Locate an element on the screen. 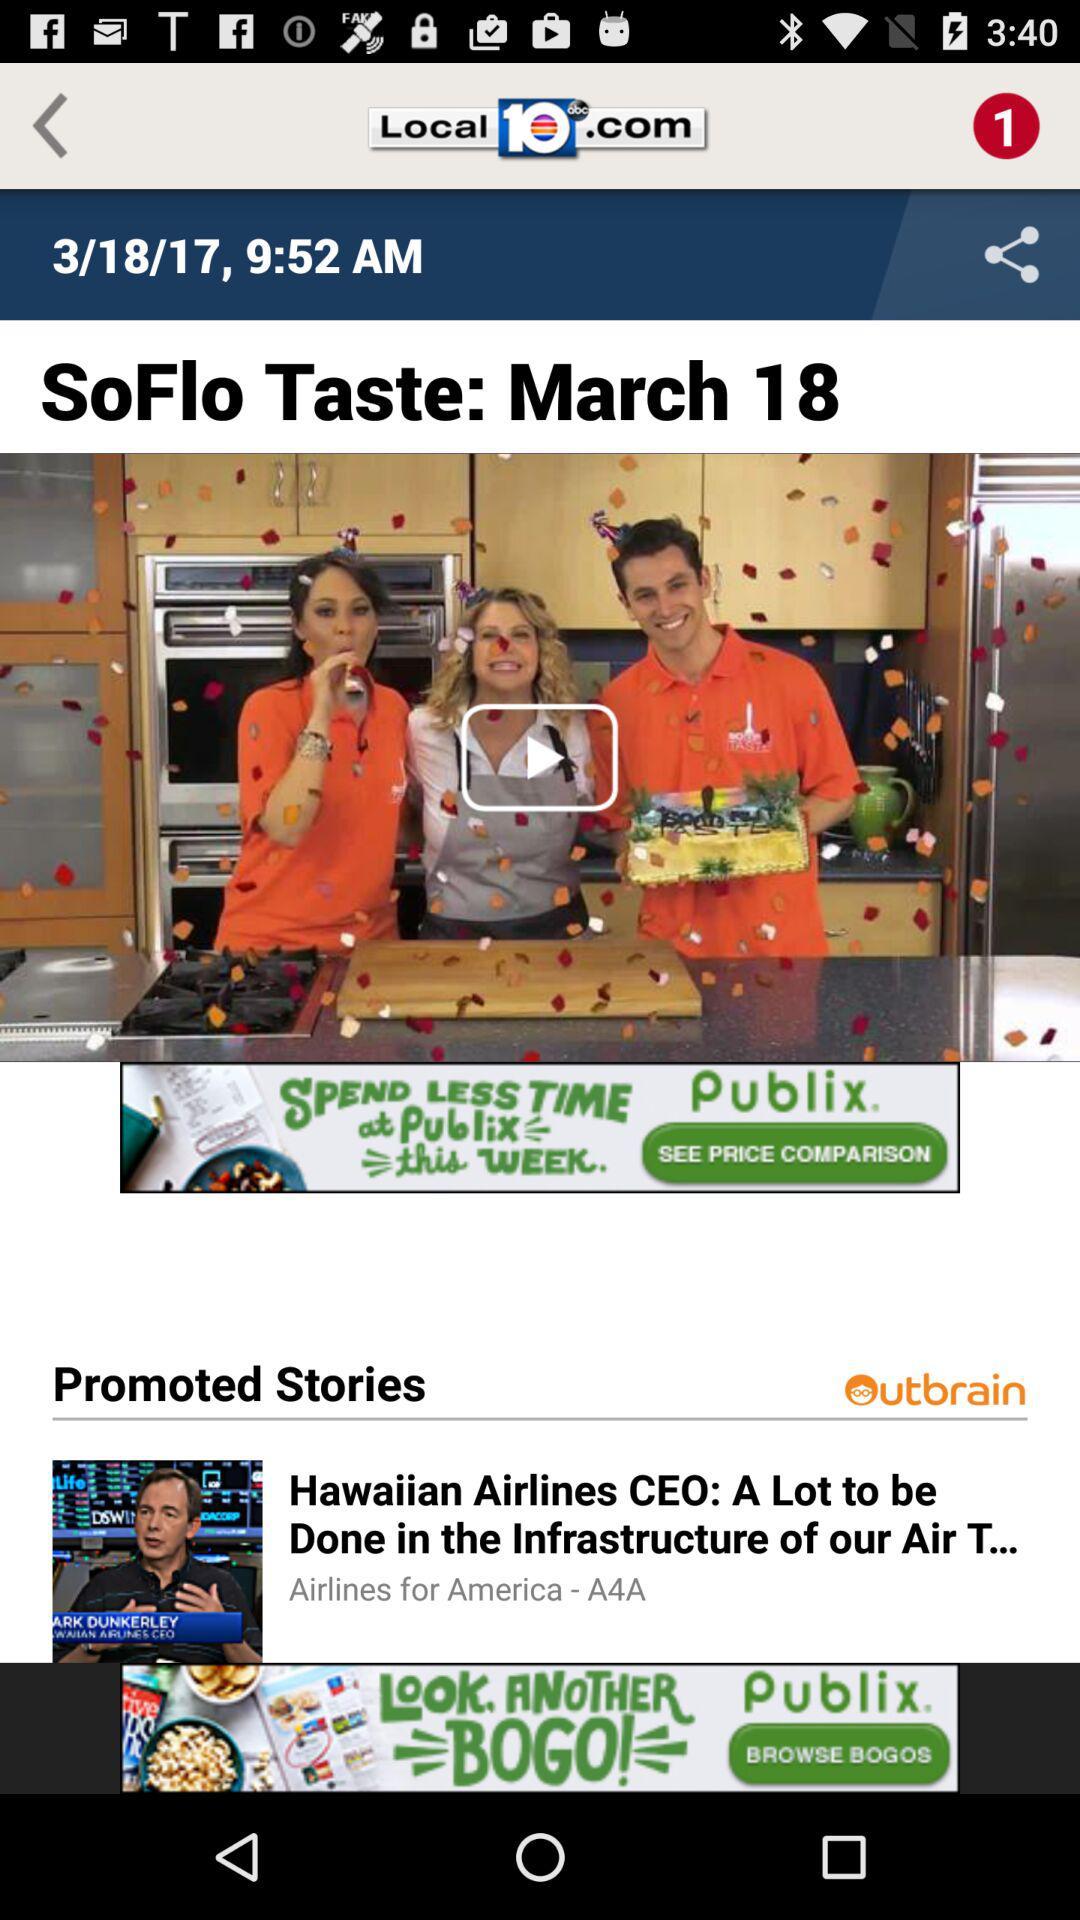 This screenshot has width=1080, height=1920. watch he video is located at coordinates (540, 756).